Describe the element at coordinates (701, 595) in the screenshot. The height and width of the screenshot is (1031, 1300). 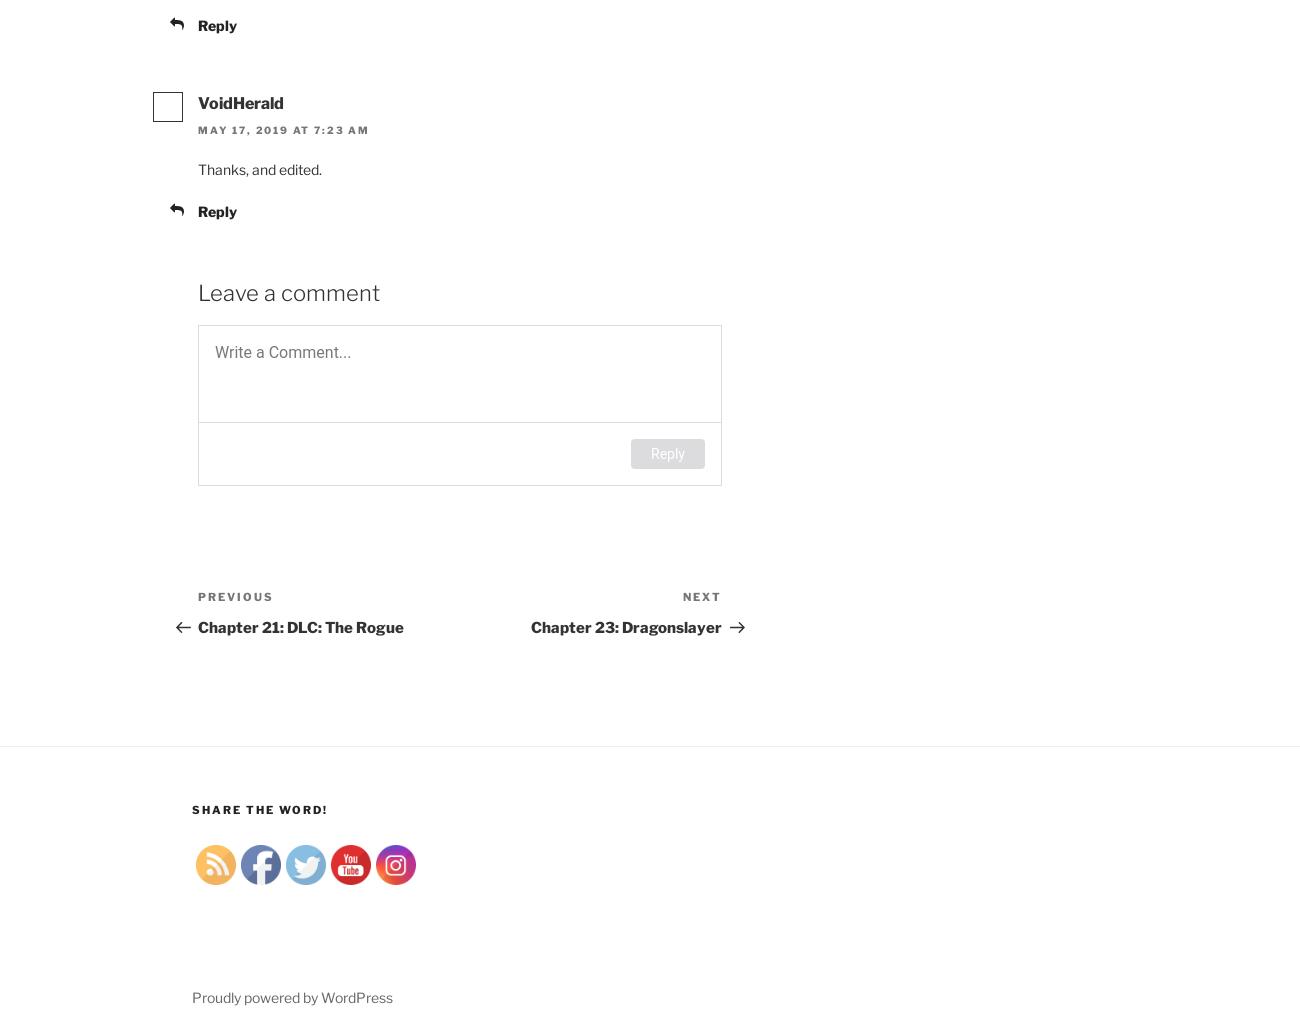
I see `'Next'` at that location.